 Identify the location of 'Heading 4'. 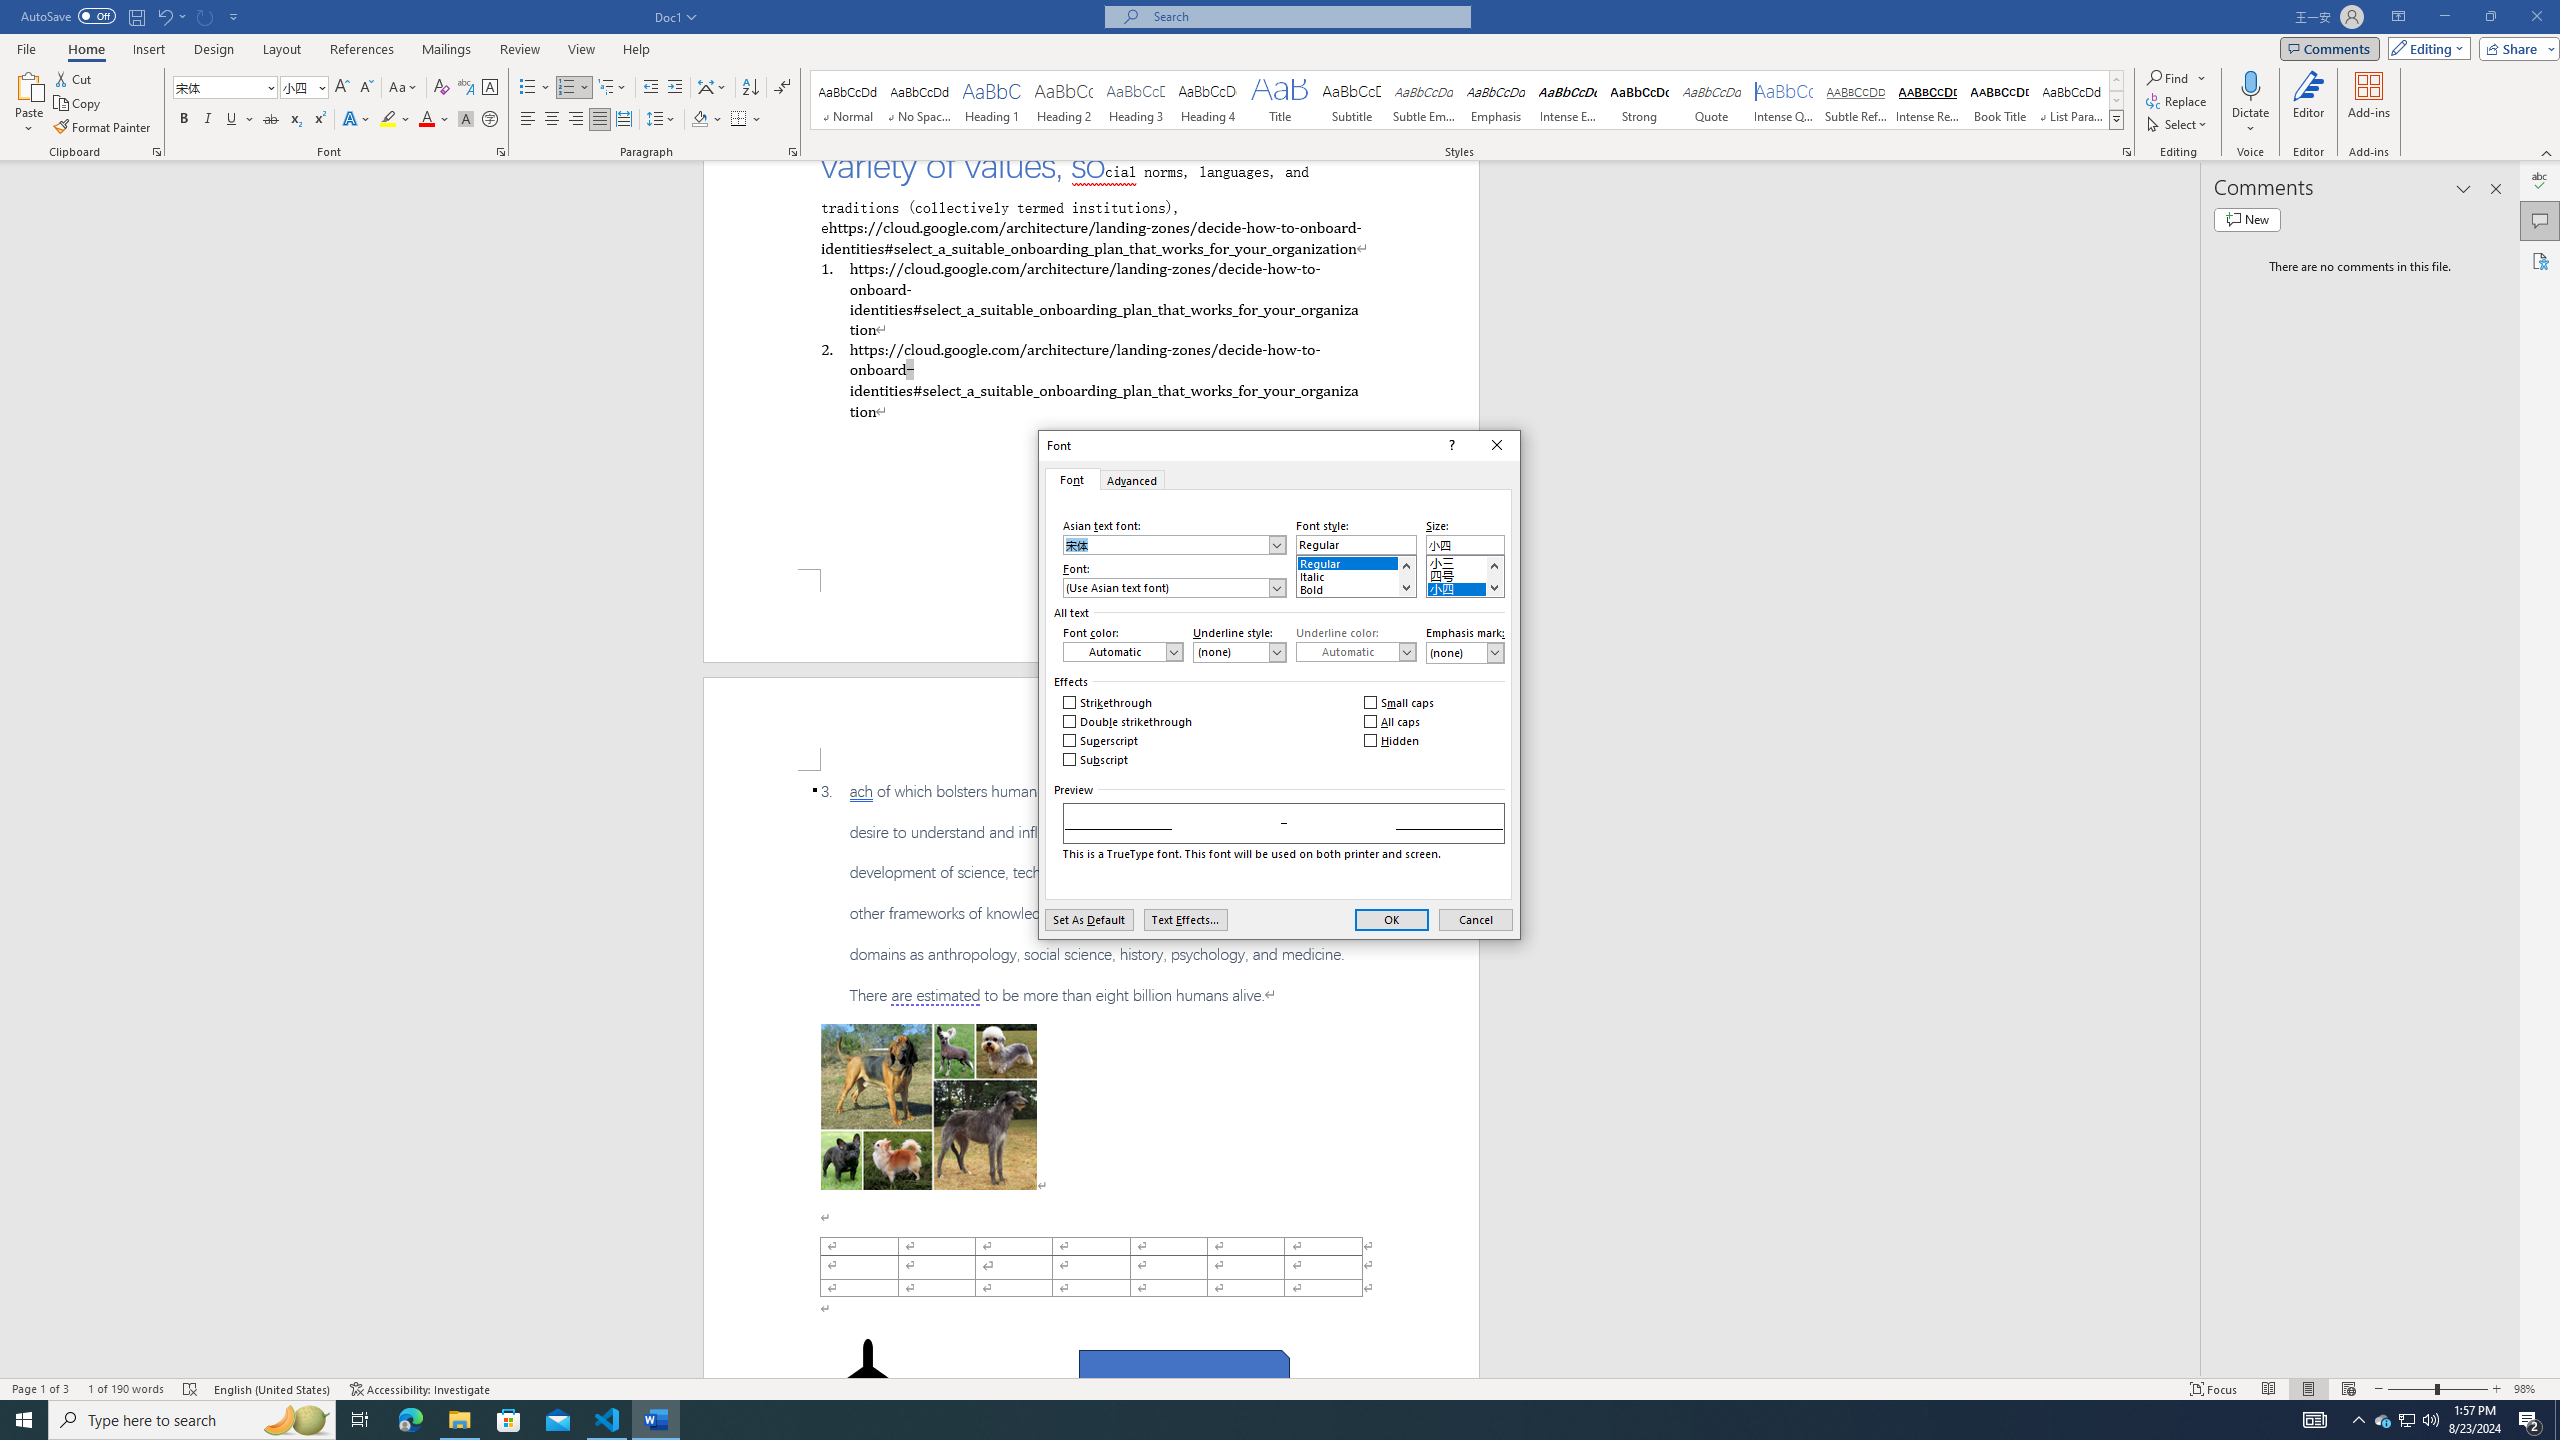
(1207, 99).